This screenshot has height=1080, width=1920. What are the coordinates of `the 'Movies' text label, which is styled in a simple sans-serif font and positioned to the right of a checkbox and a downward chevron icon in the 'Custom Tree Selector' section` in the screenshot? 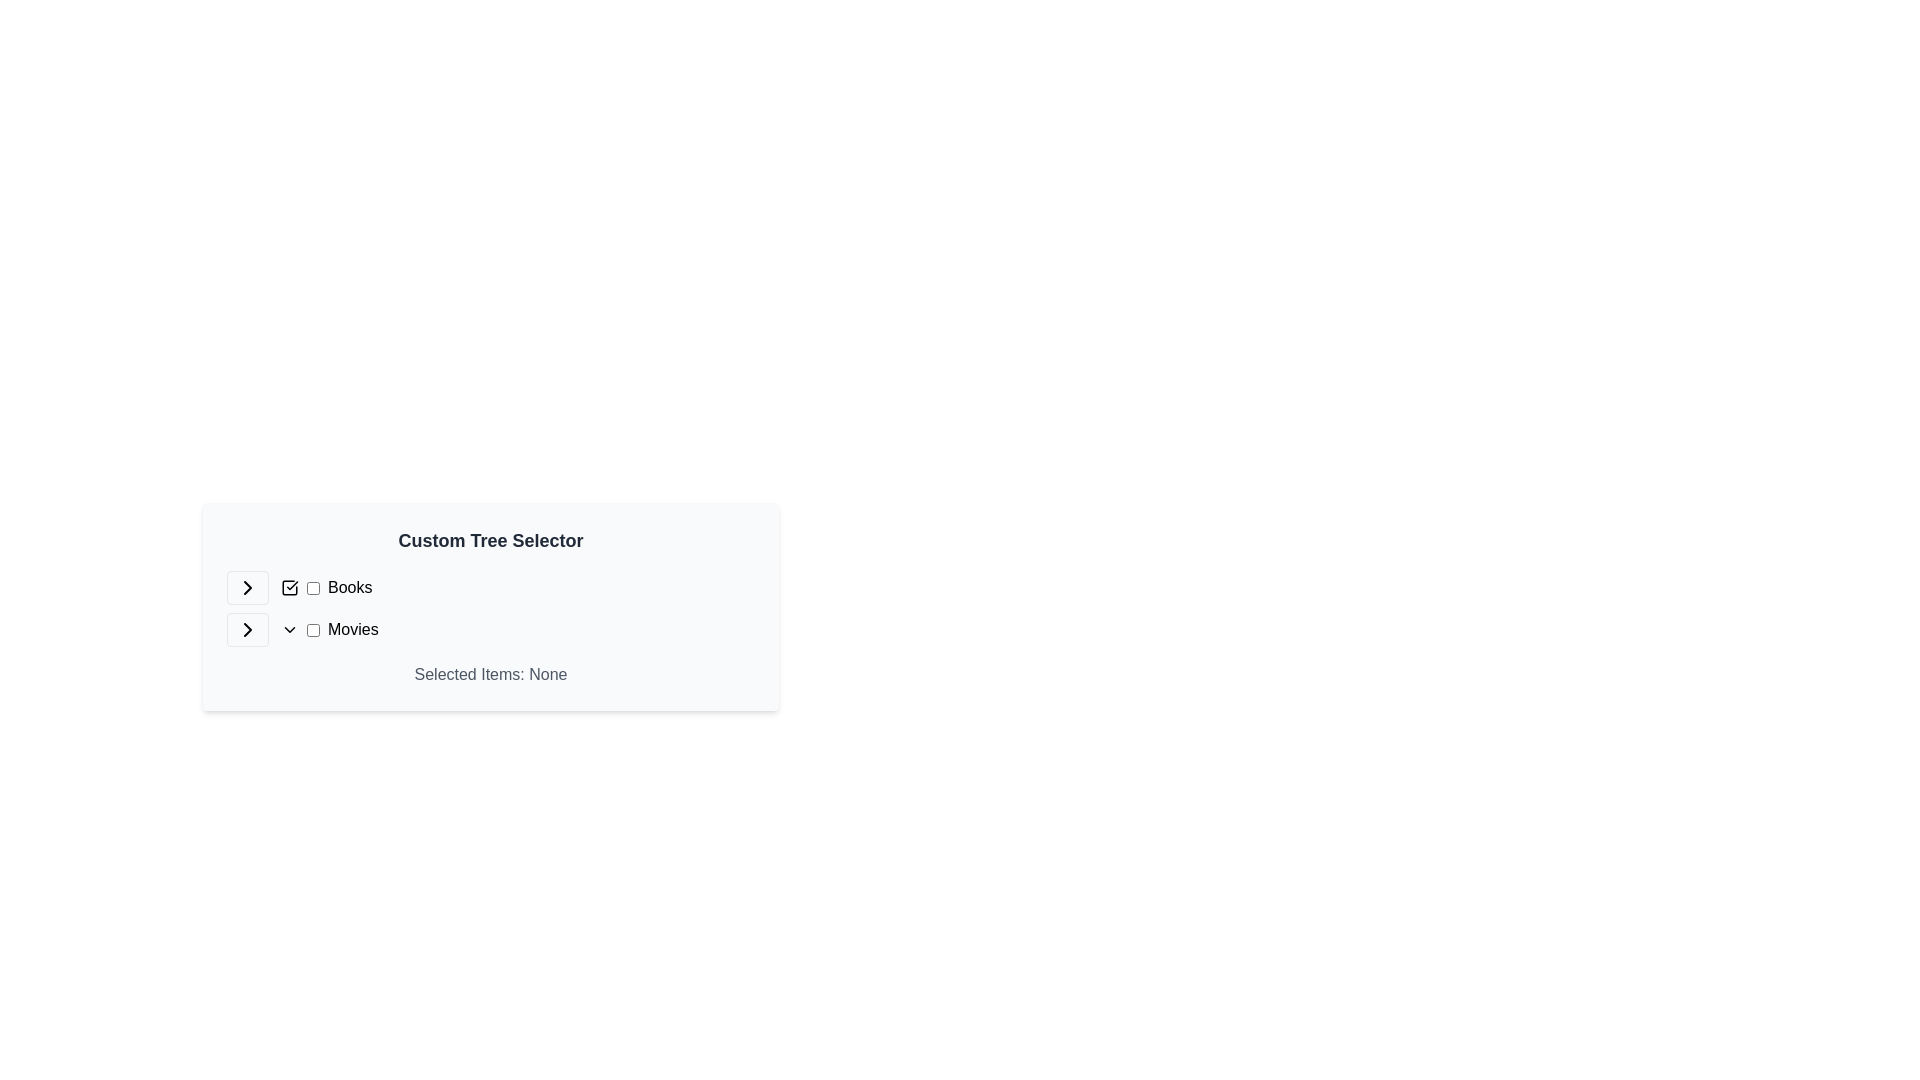 It's located at (329, 628).